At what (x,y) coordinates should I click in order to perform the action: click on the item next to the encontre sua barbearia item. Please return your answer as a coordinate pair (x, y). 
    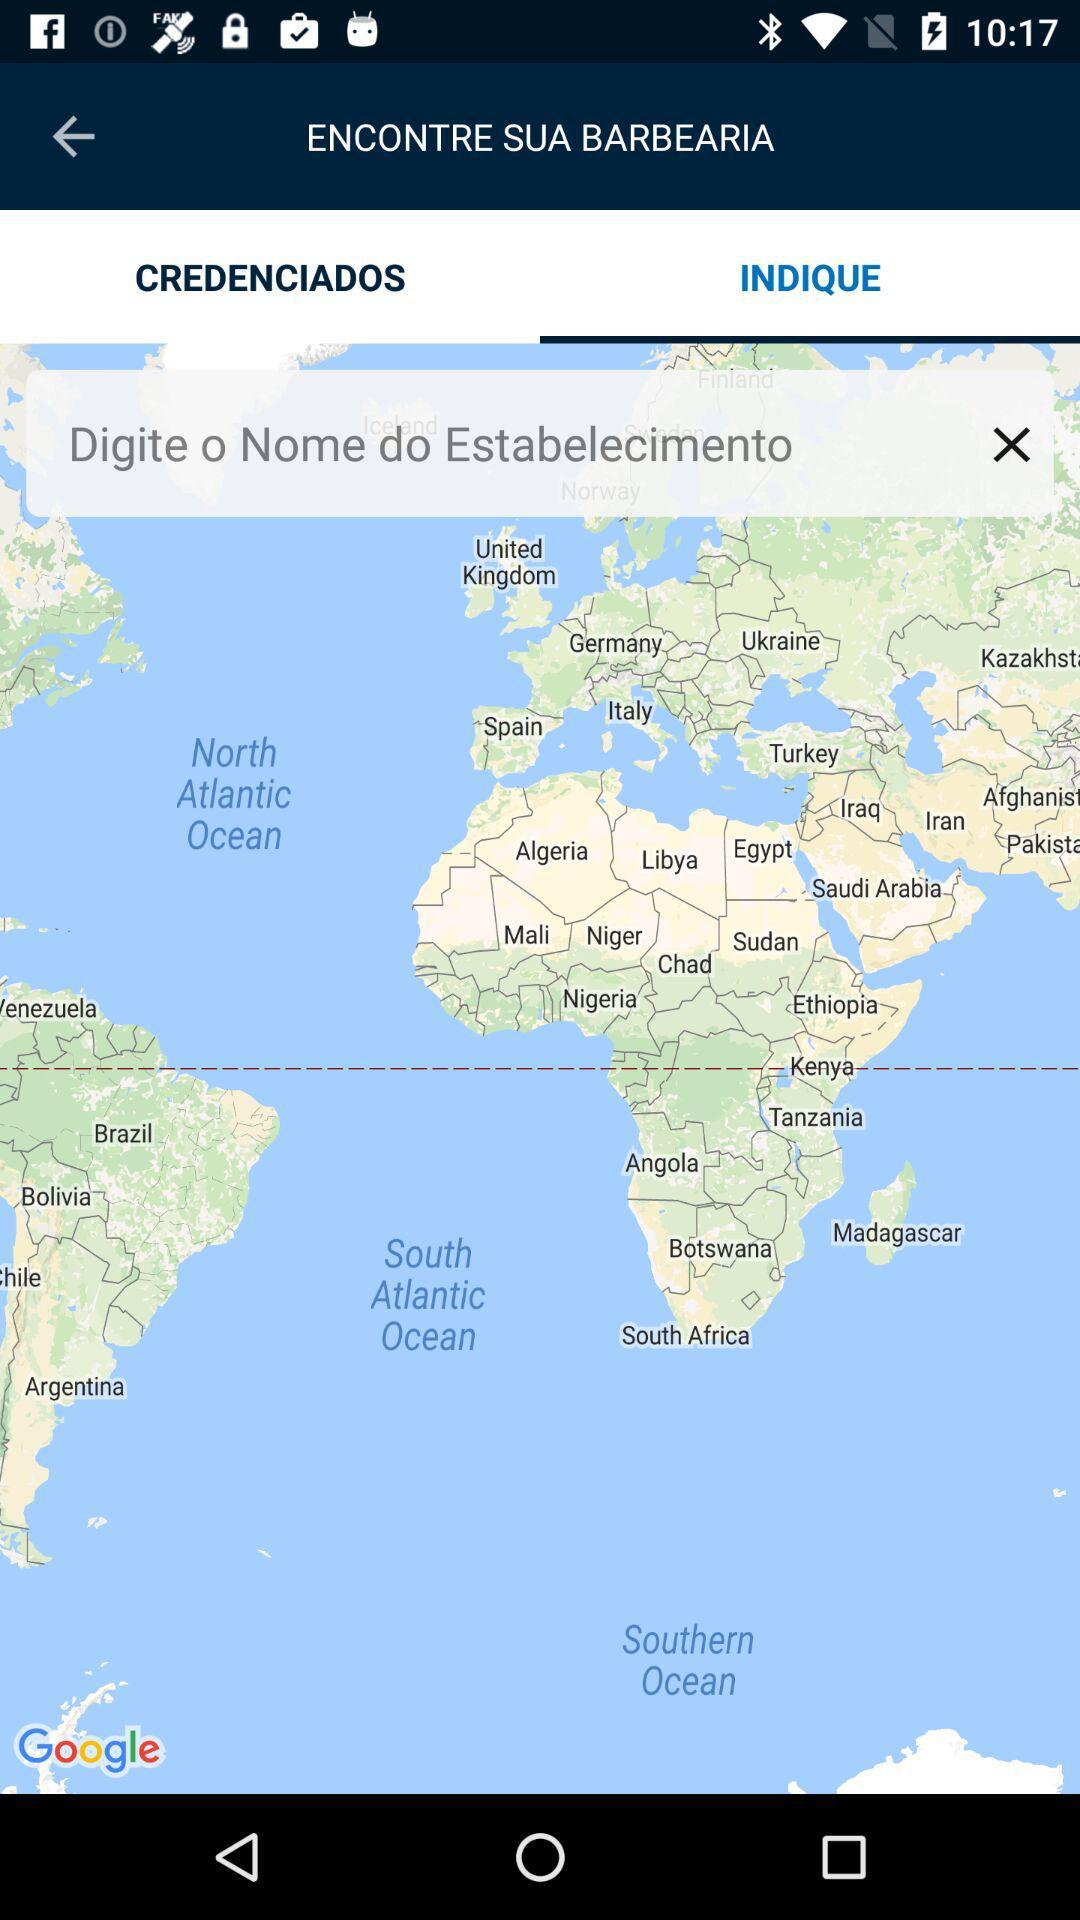
    Looking at the image, I should click on (72, 135).